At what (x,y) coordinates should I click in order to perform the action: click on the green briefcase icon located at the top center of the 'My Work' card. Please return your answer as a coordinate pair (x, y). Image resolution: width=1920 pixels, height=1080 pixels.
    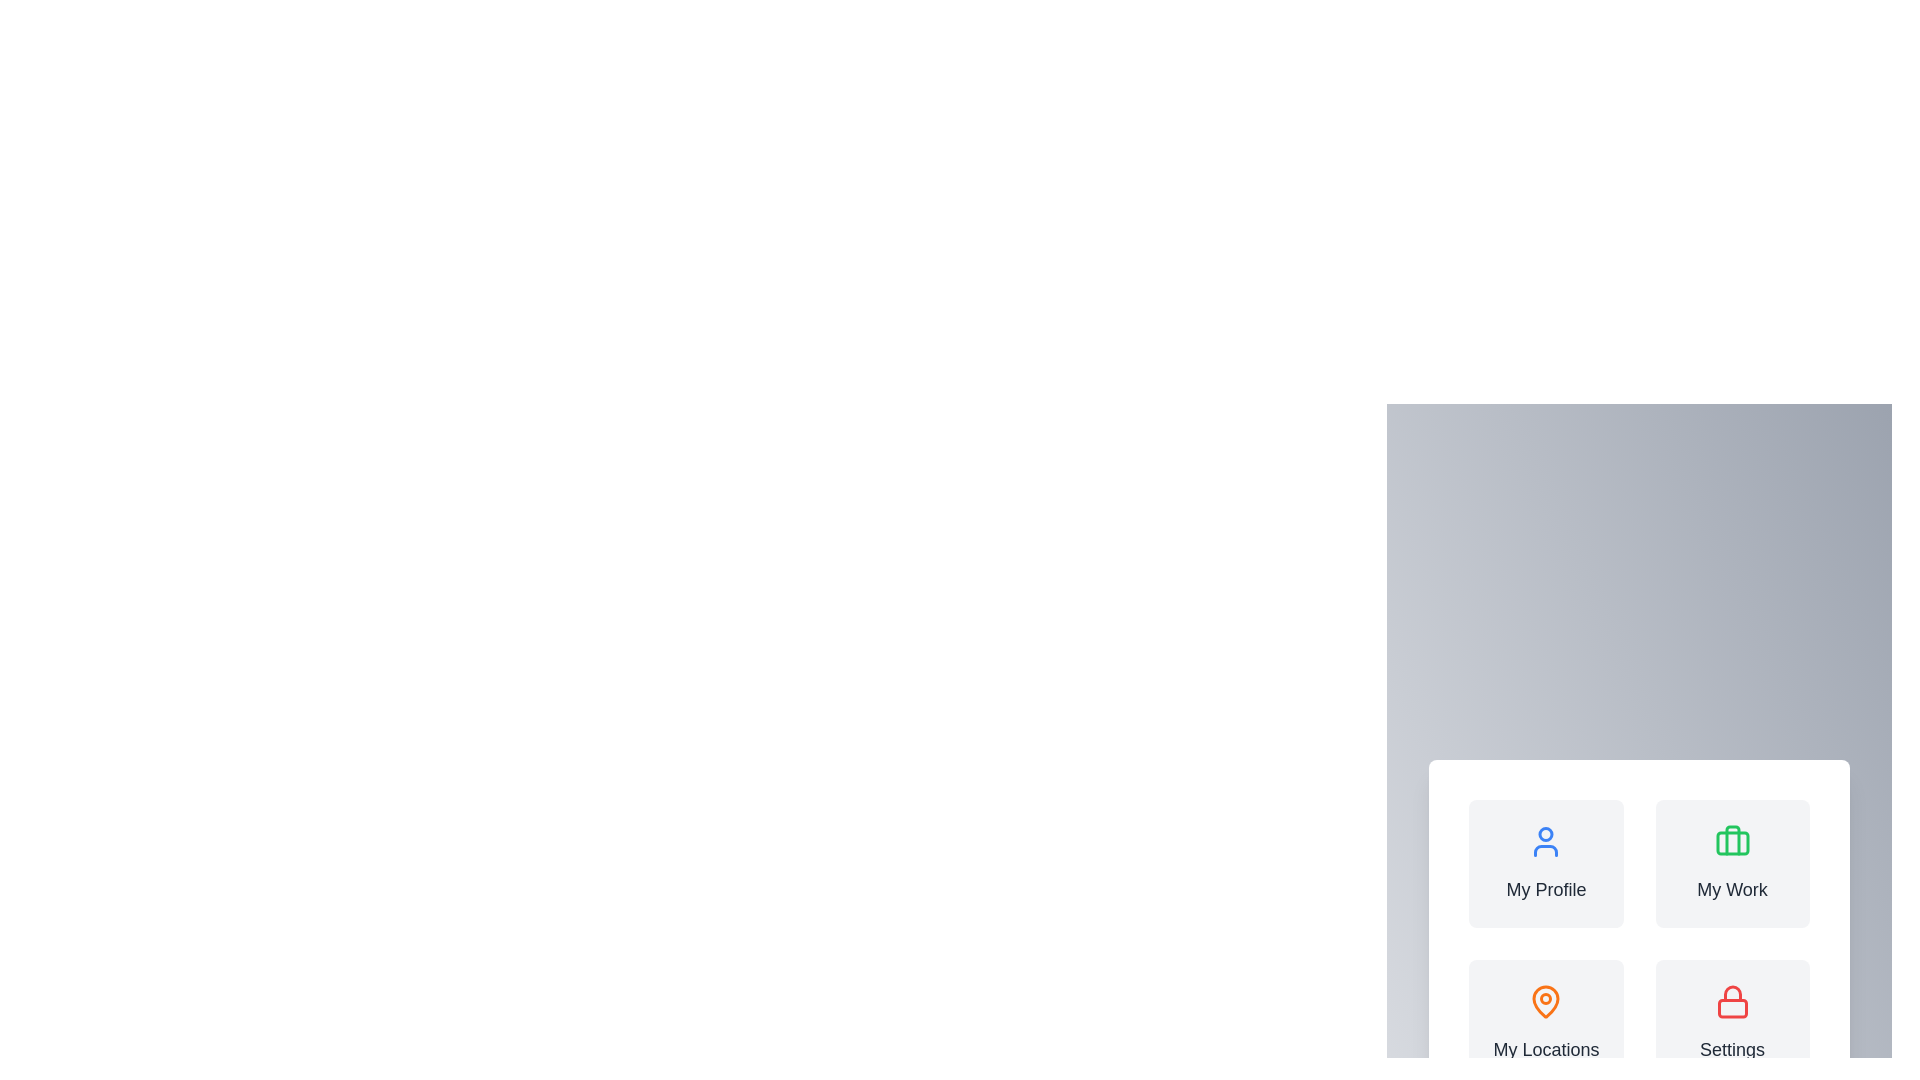
    Looking at the image, I should click on (1731, 841).